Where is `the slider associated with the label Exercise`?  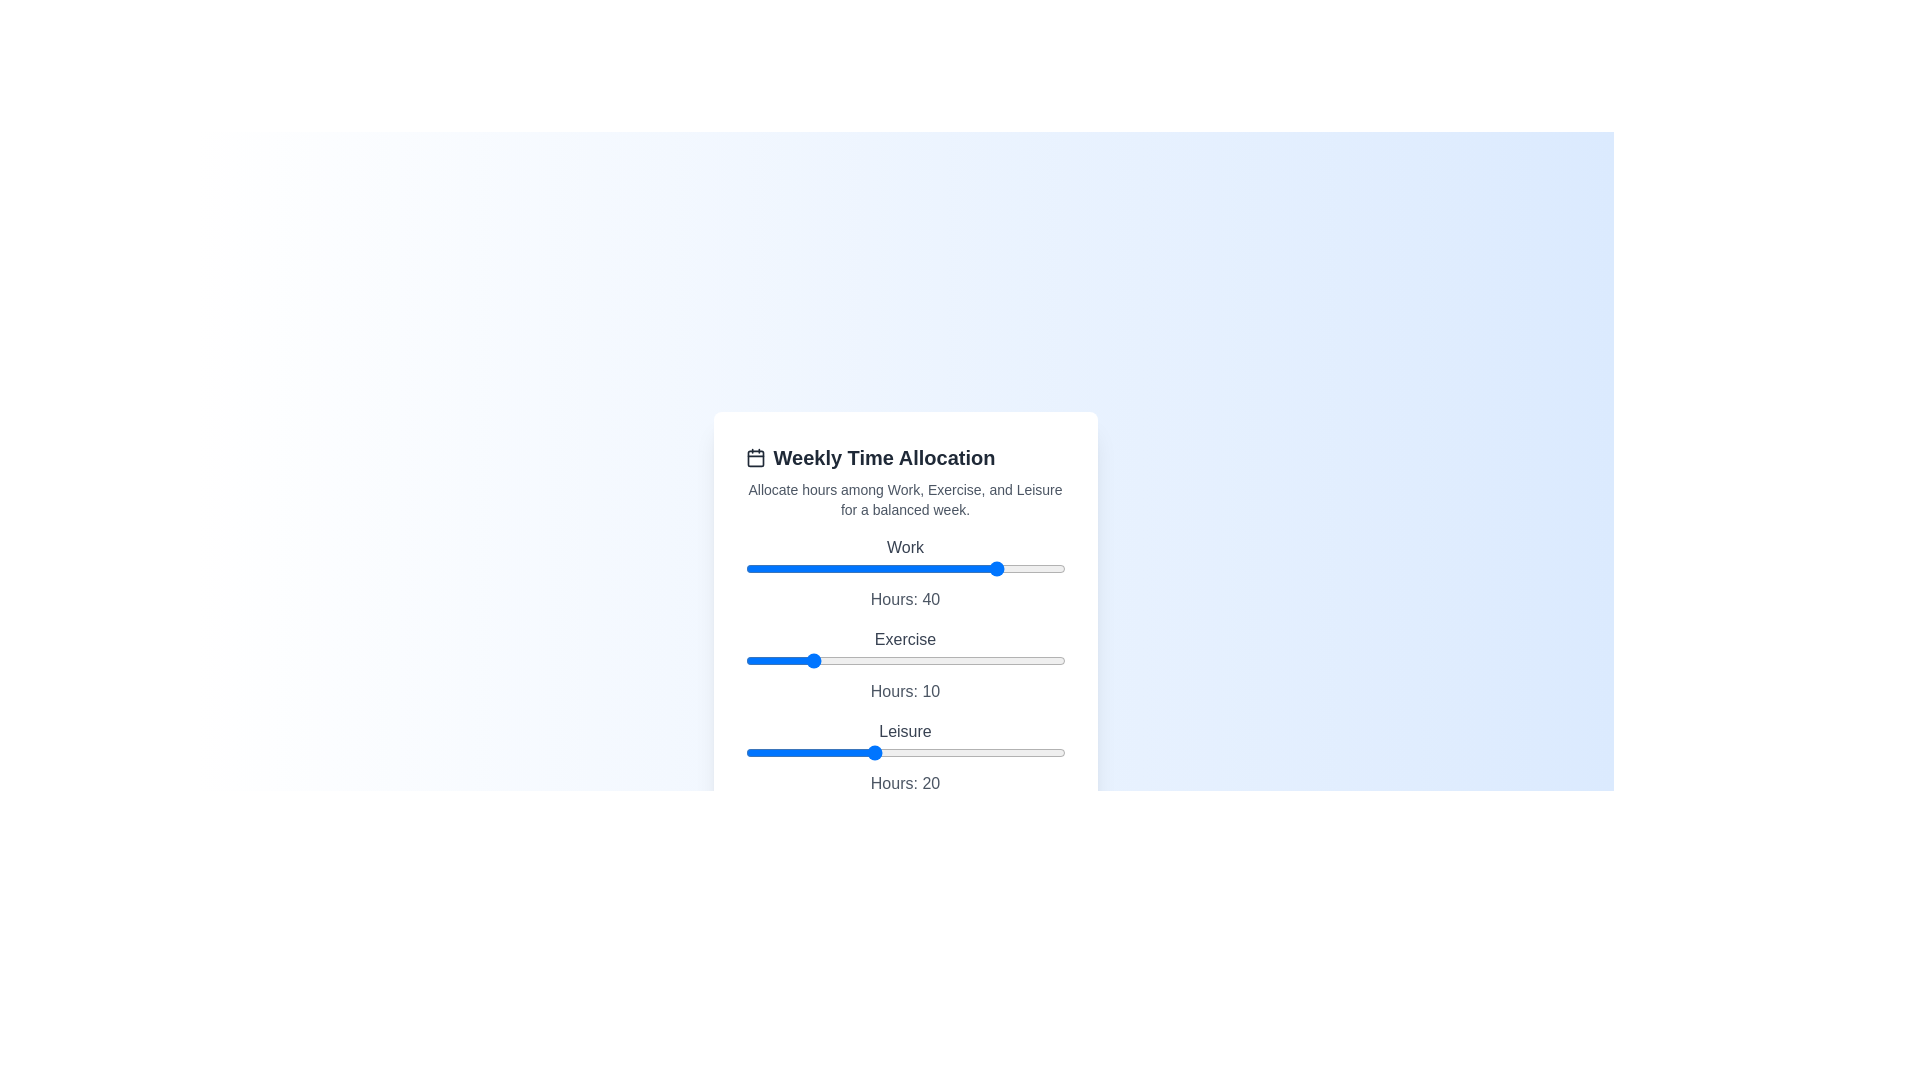 the slider associated with the label Exercise is located at coordinates (904, 660).